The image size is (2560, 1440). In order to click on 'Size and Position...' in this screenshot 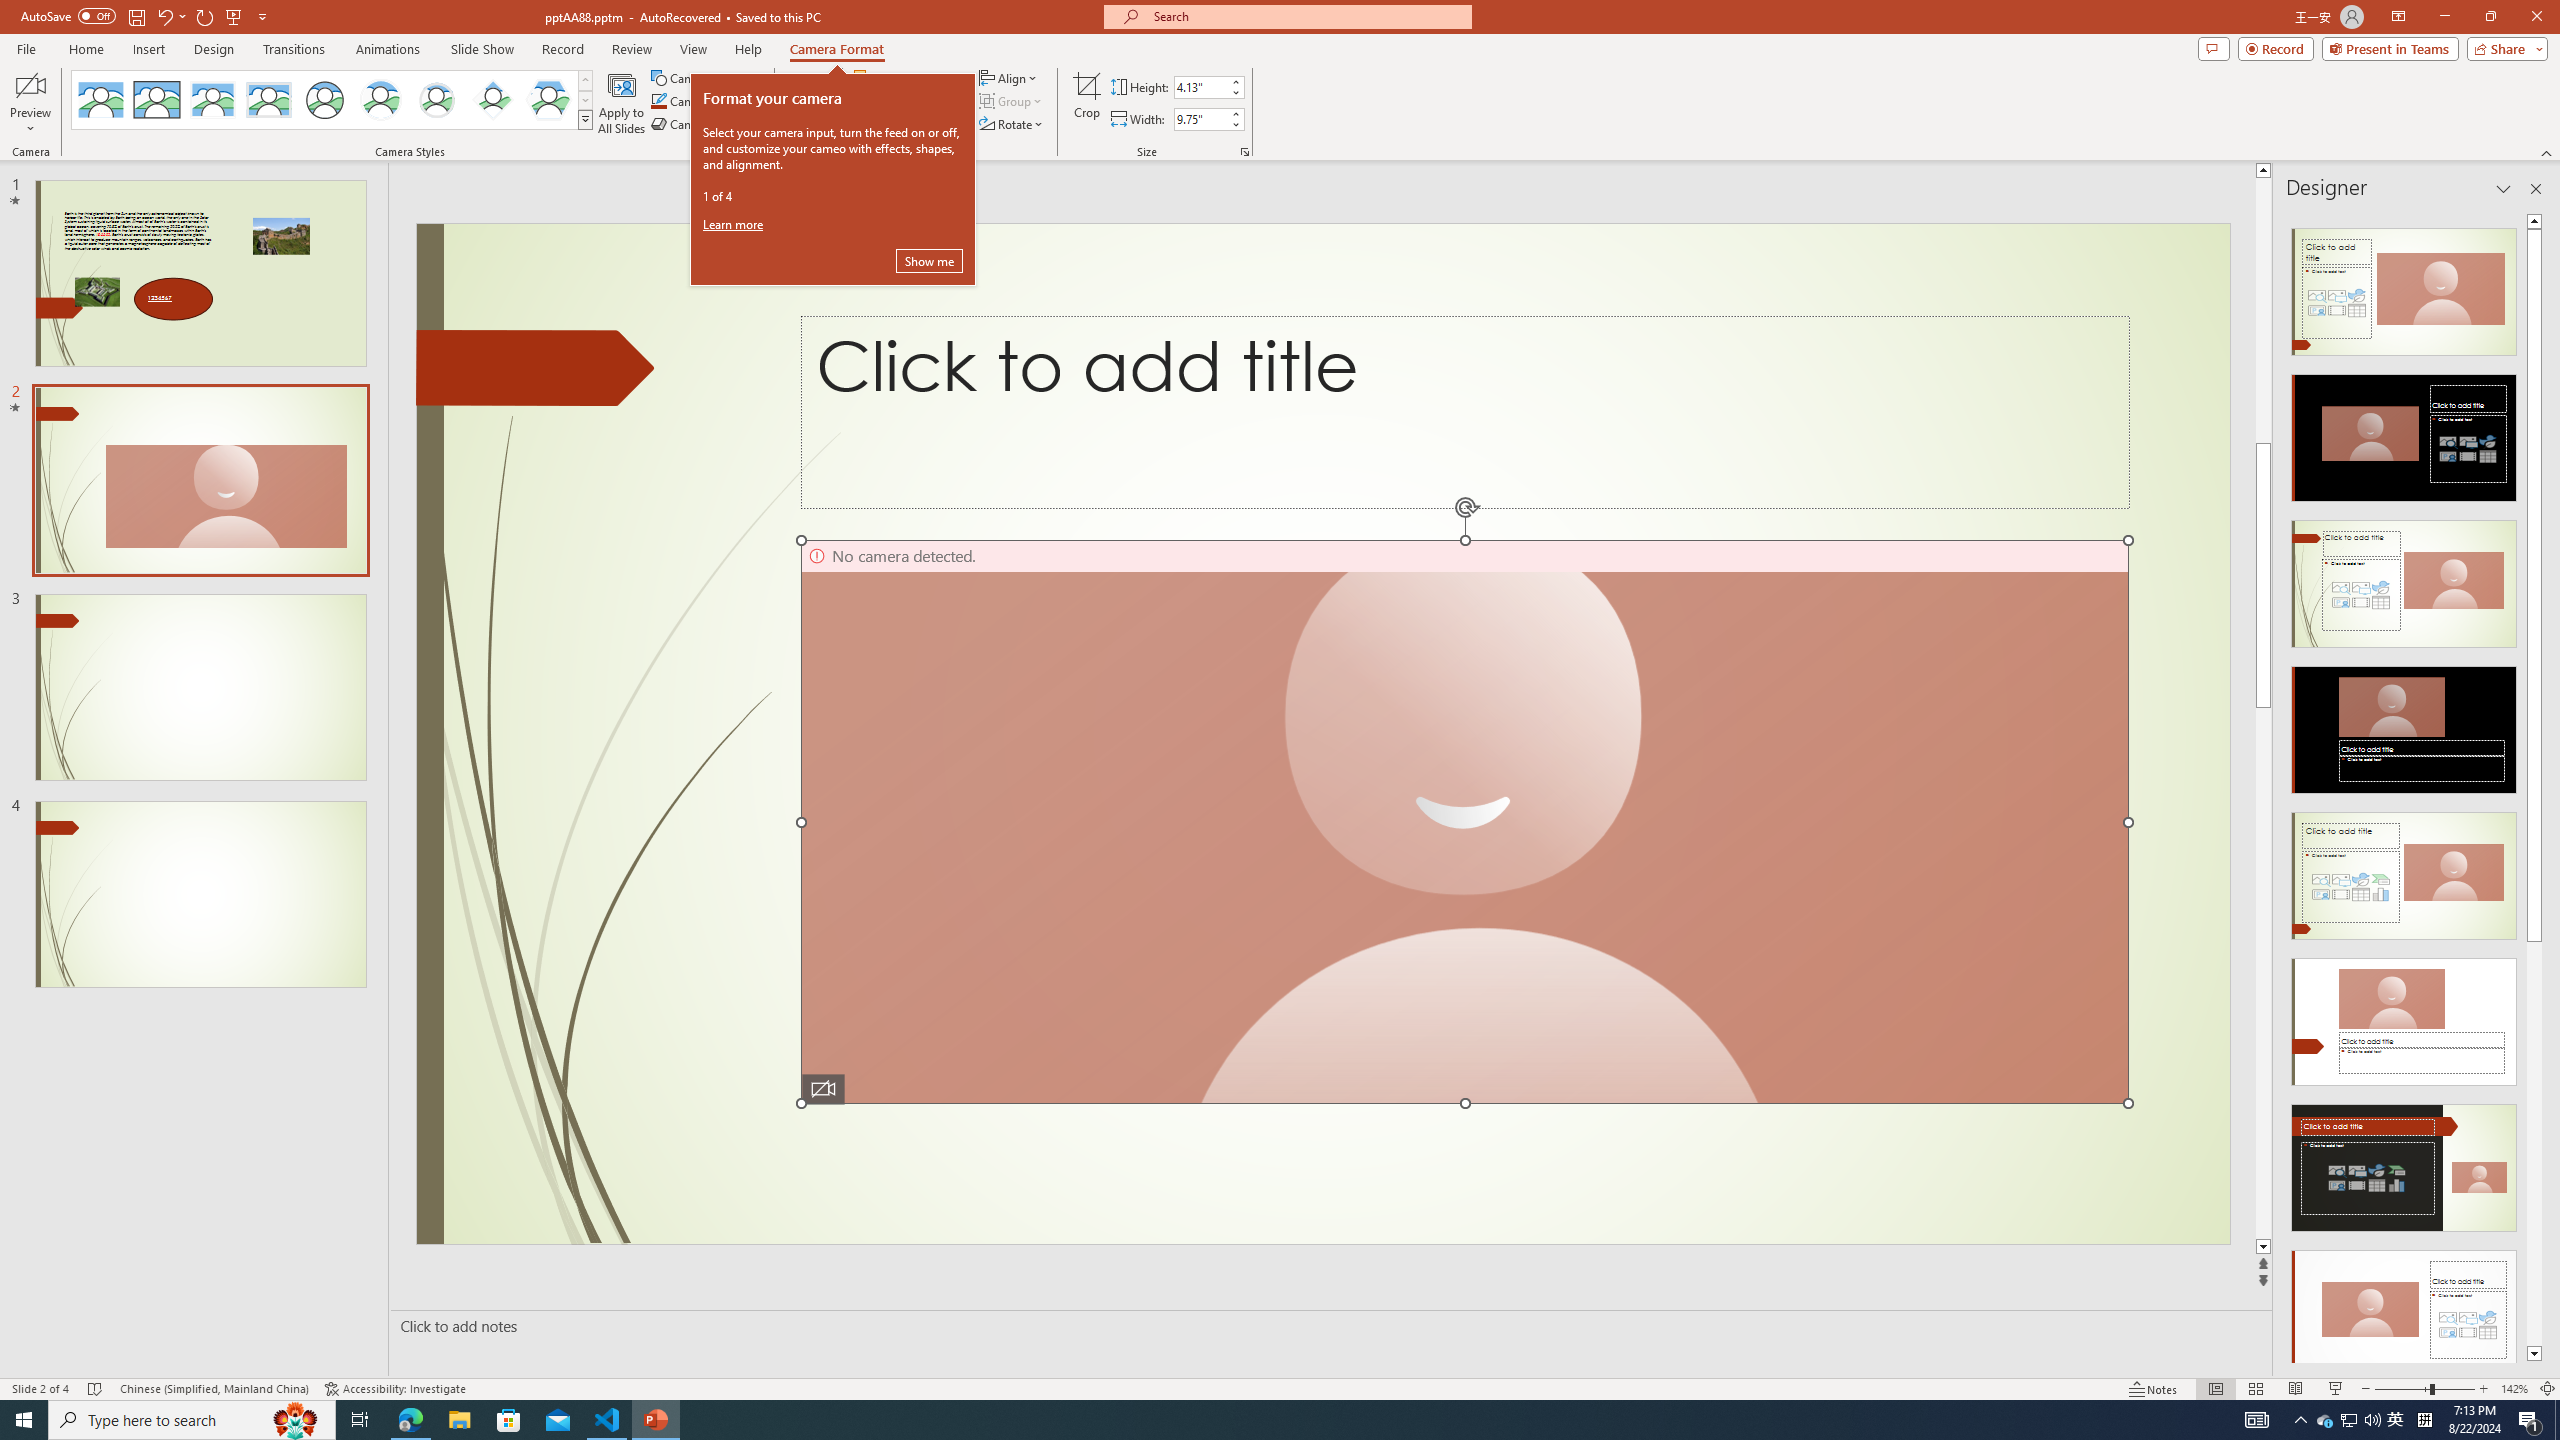, I will do `click(1243, 150)`.